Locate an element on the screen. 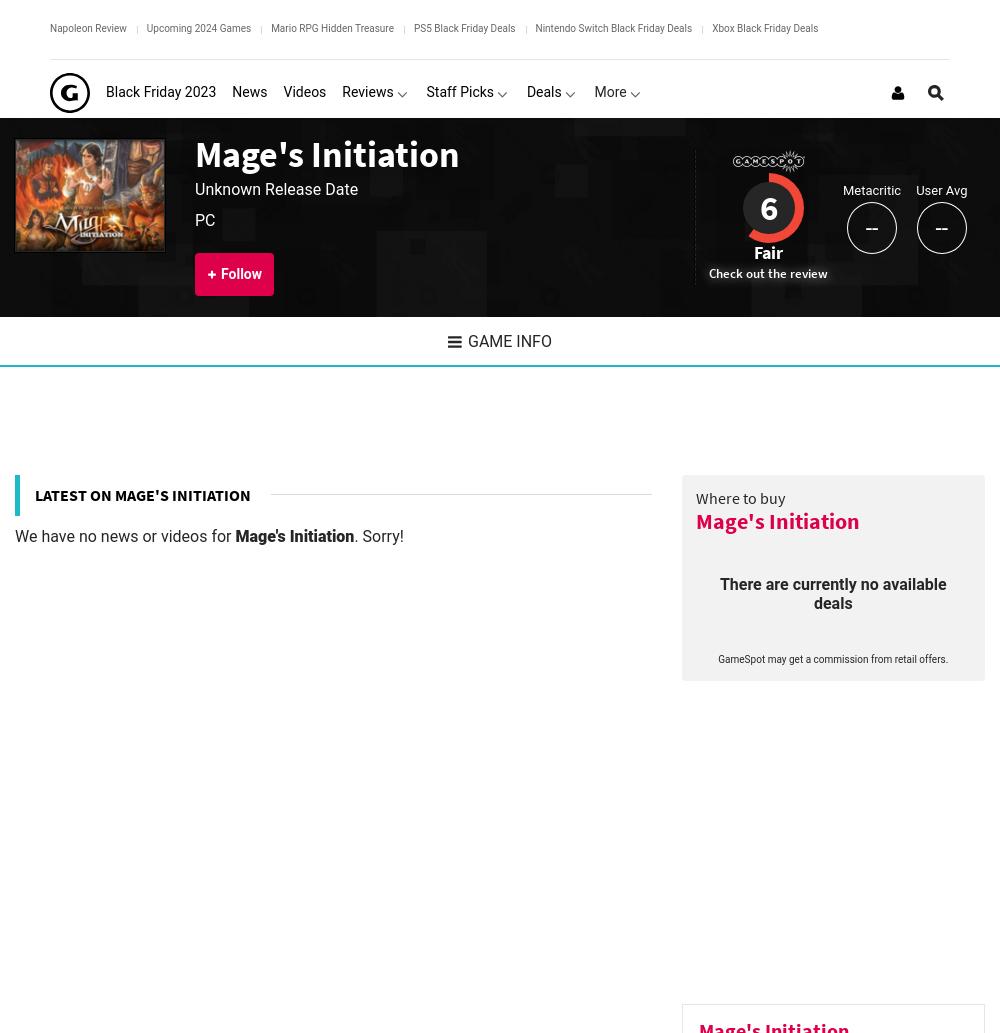  'Napoleon Review' is located at coordinates (87, 28).